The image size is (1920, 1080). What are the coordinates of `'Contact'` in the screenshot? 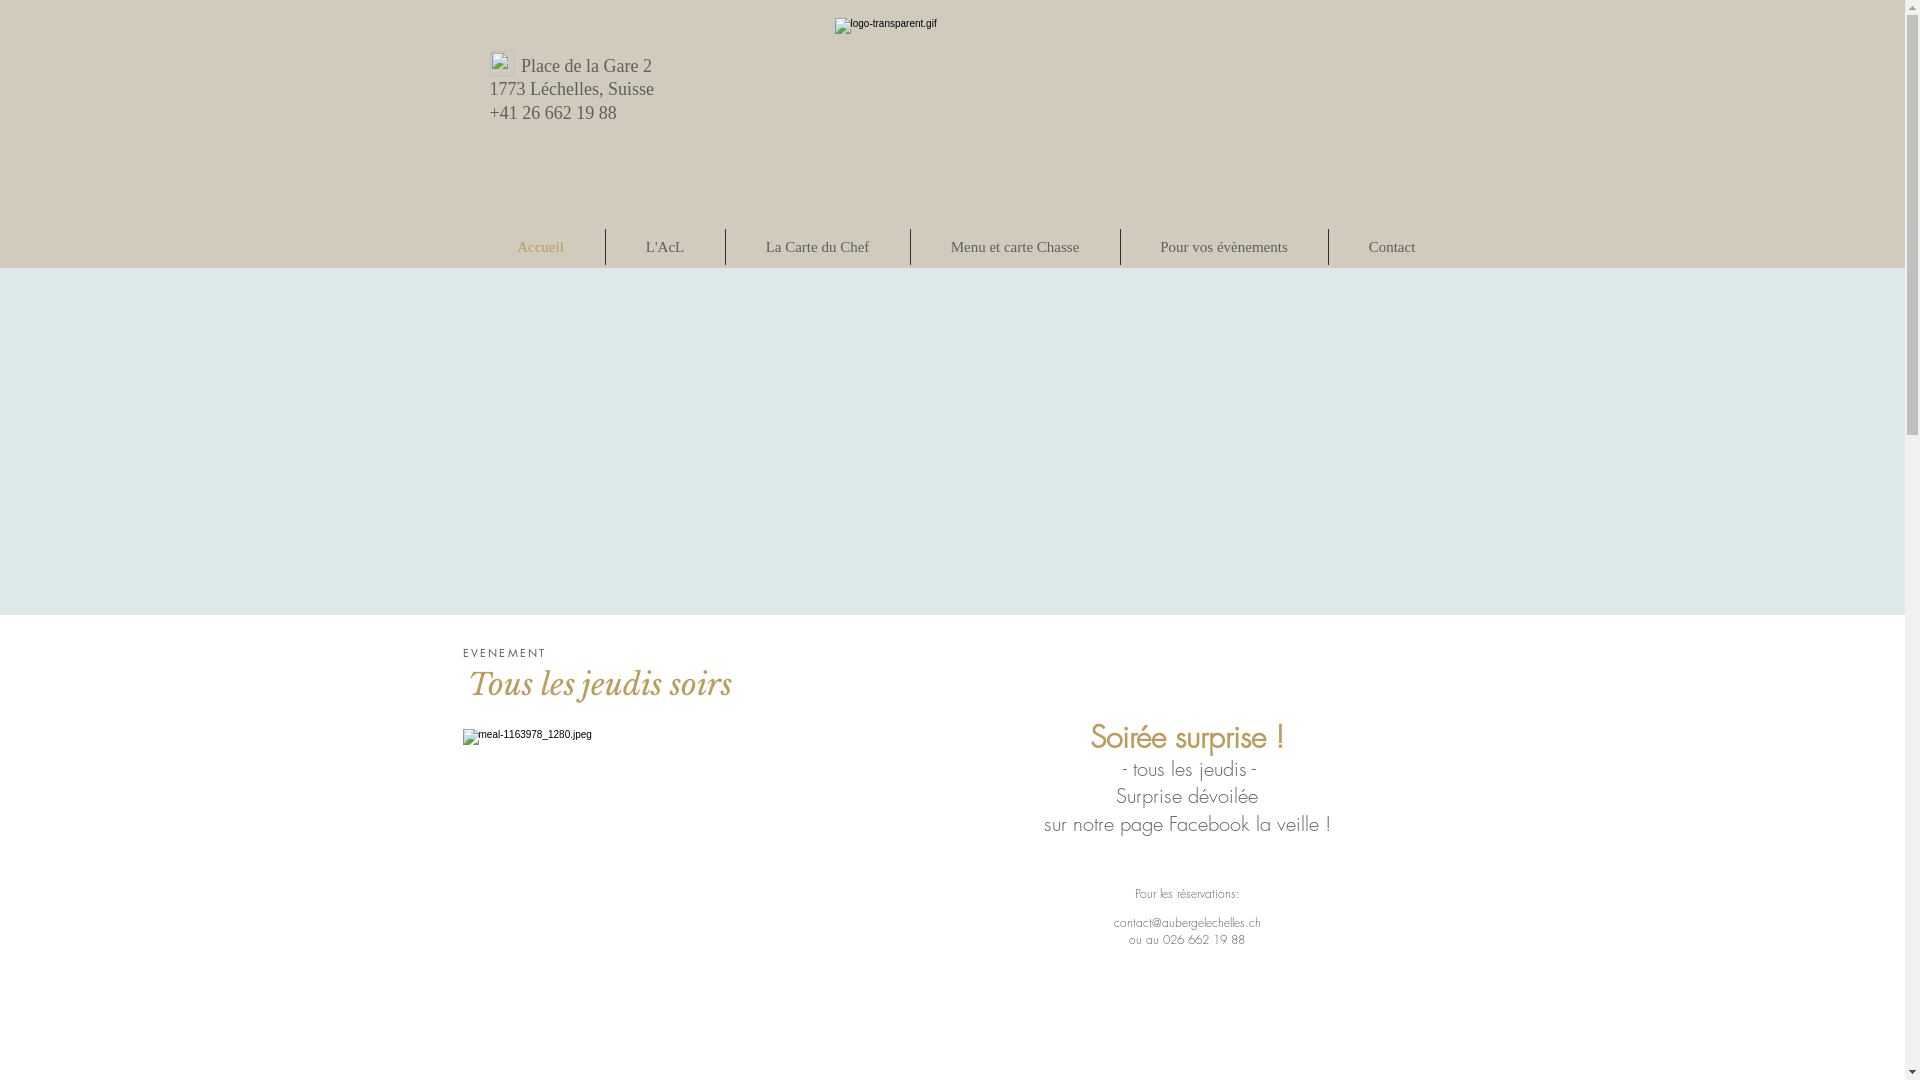 It's located at (1390, 245).